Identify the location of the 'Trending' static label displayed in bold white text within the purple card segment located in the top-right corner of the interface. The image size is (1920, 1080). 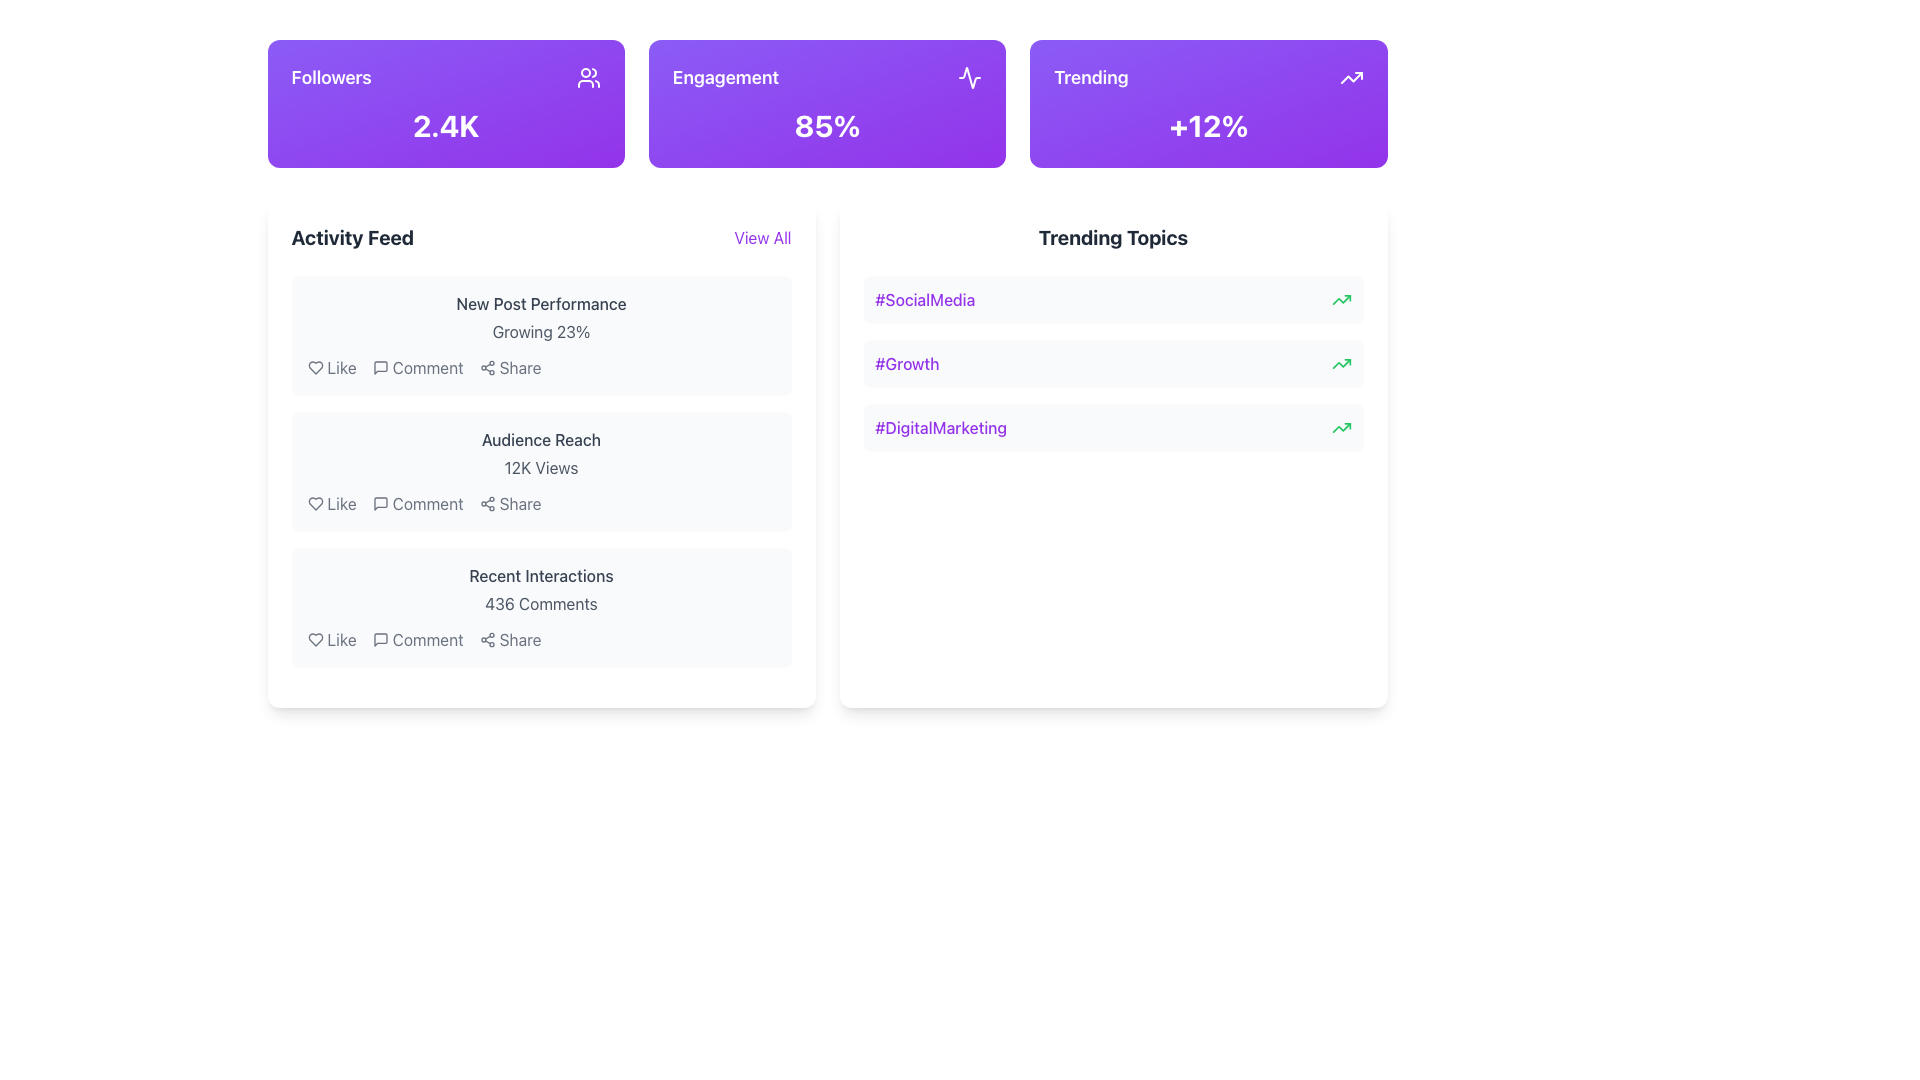
(1090, 76).